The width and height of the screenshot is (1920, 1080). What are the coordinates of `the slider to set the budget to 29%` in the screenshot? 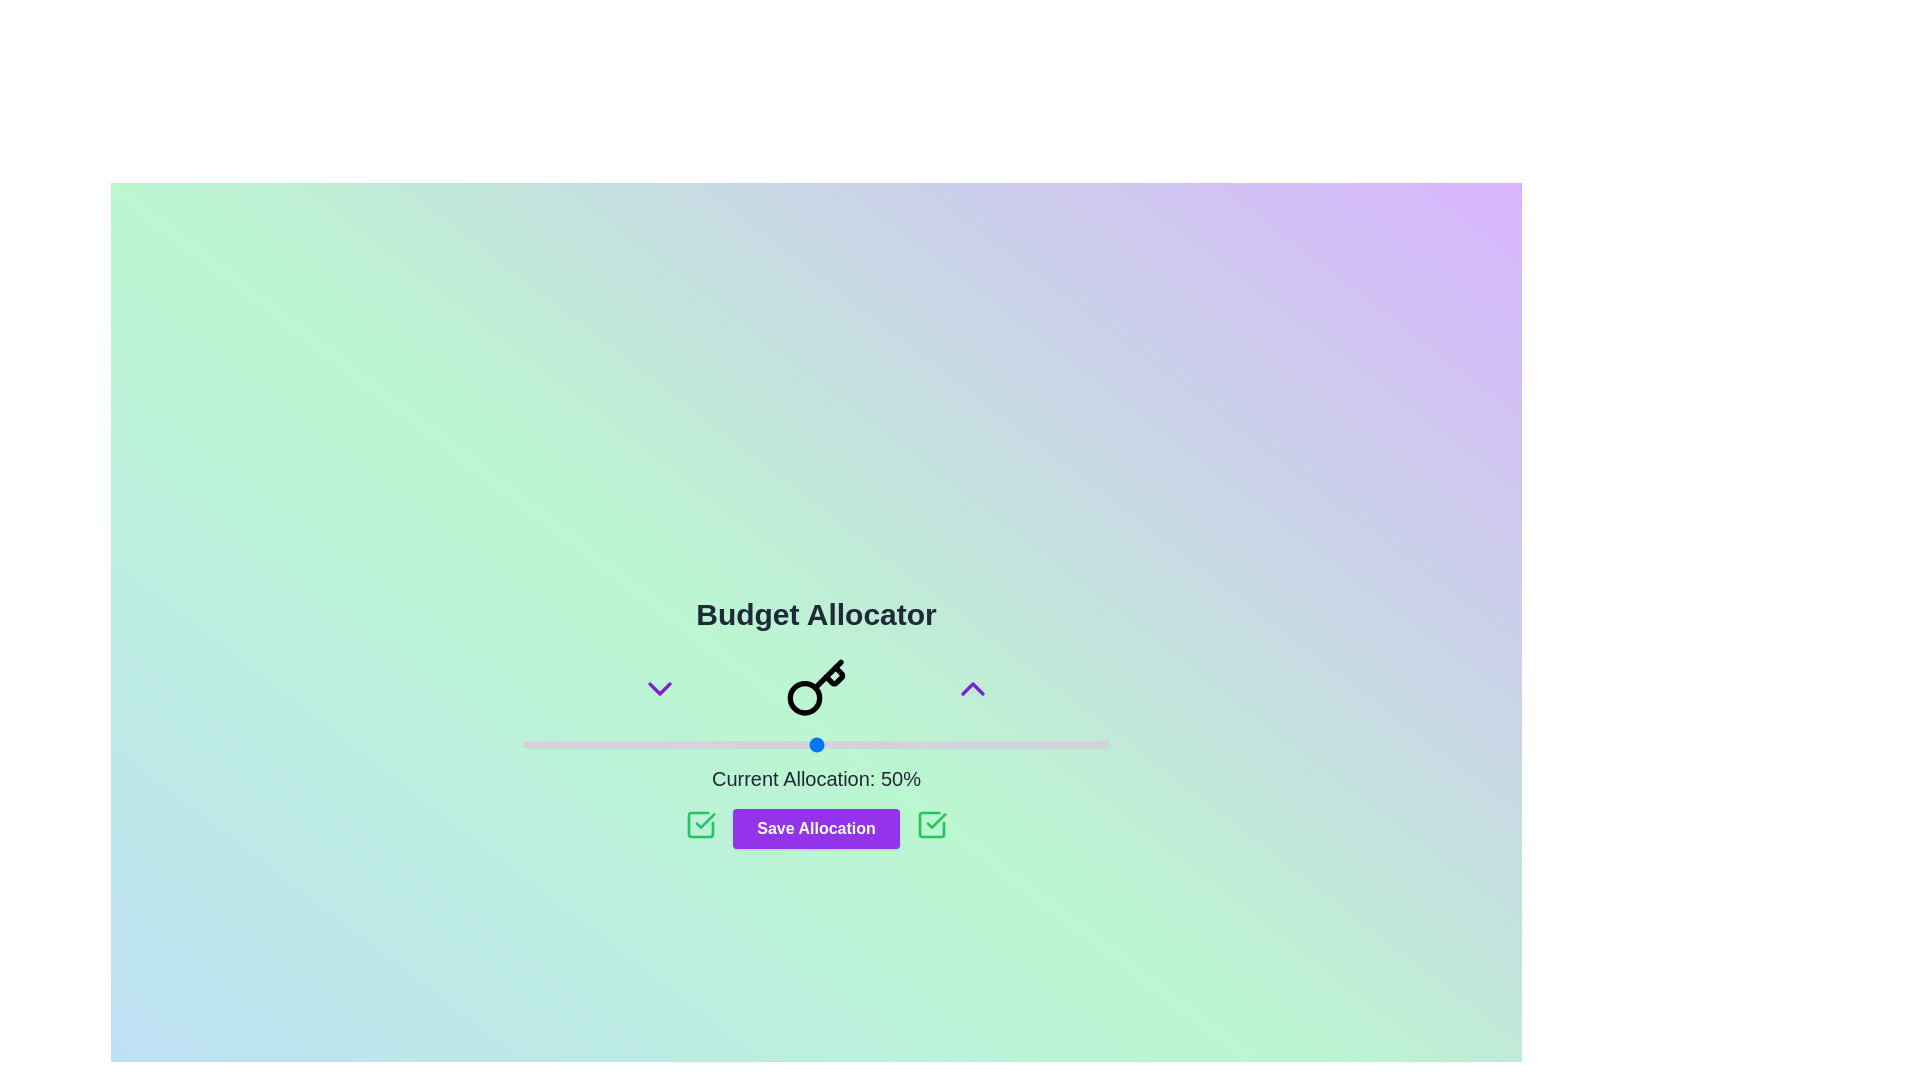 It's located at (693, 744).